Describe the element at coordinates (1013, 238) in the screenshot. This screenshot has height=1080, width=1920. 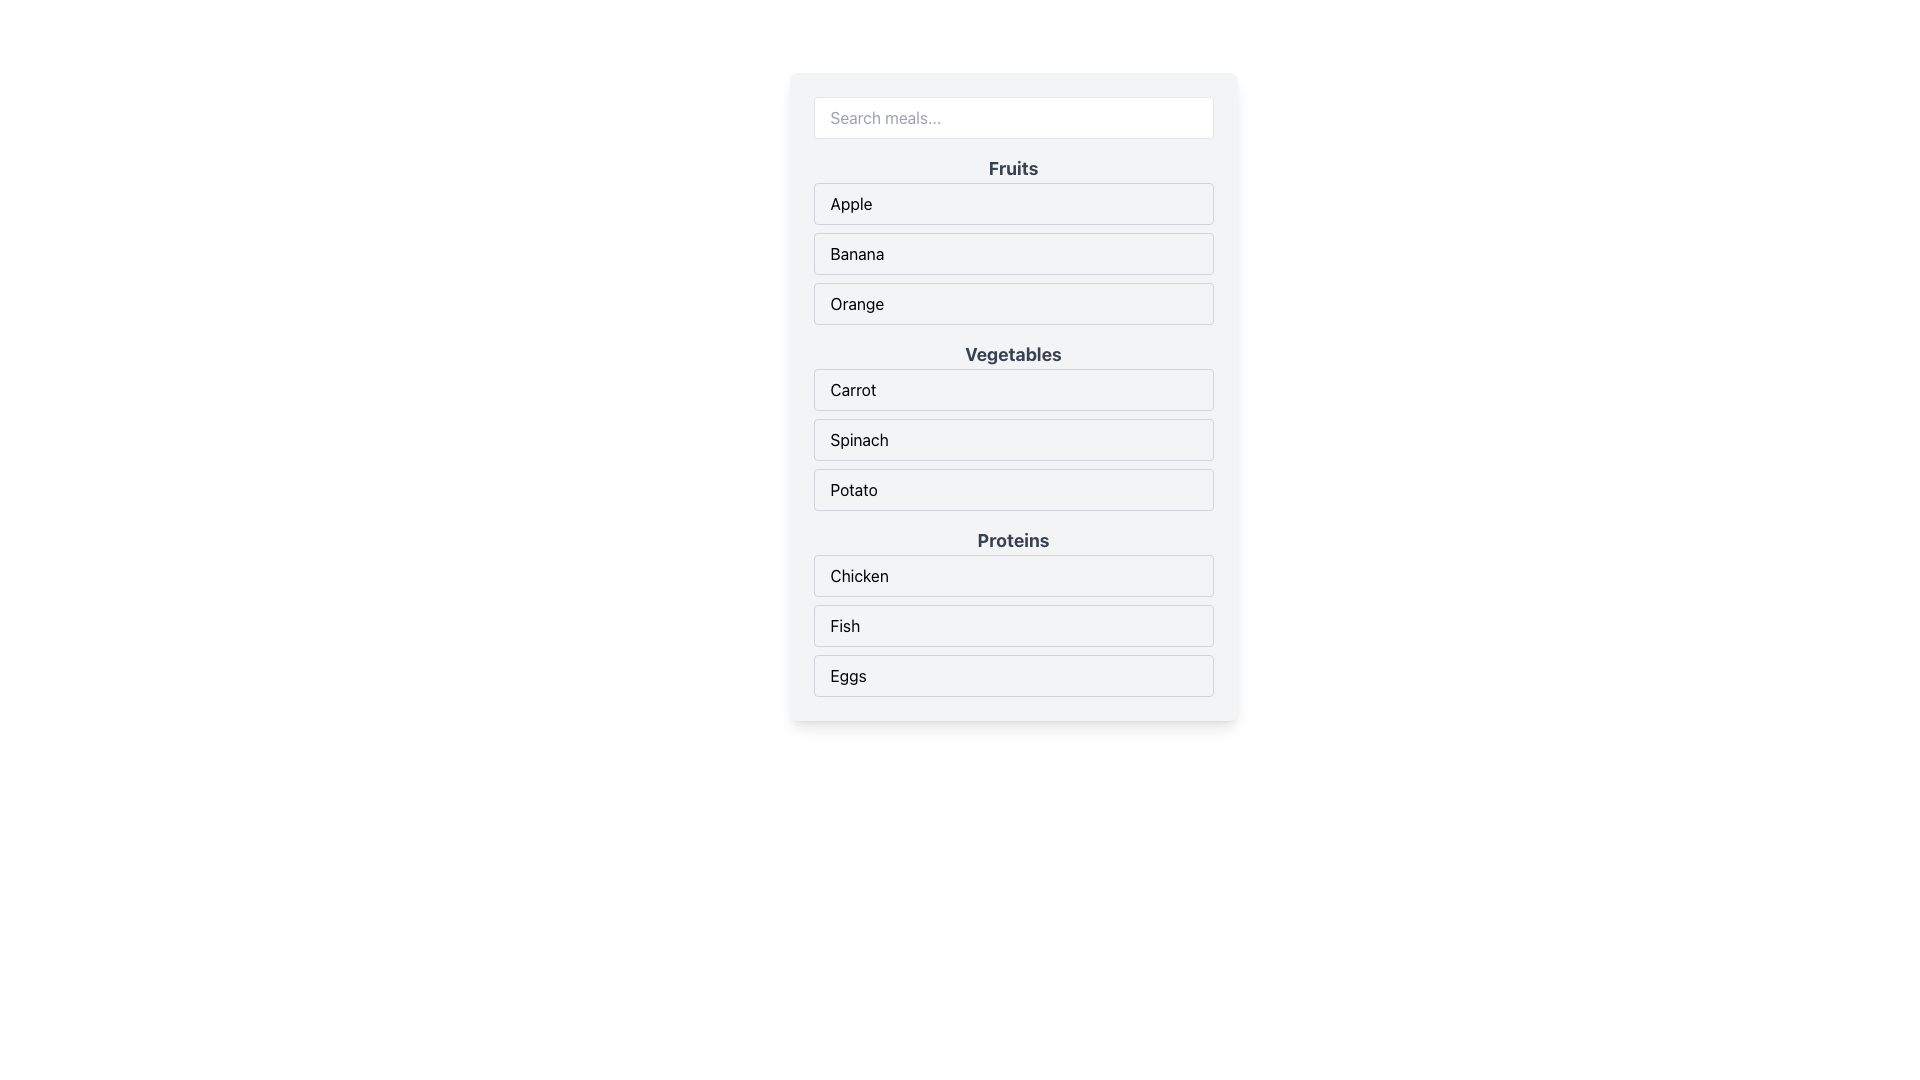
I see `the second button in the 'Fruits' category list, located between the 'Apple' and 'Orange' buttons` at that location.